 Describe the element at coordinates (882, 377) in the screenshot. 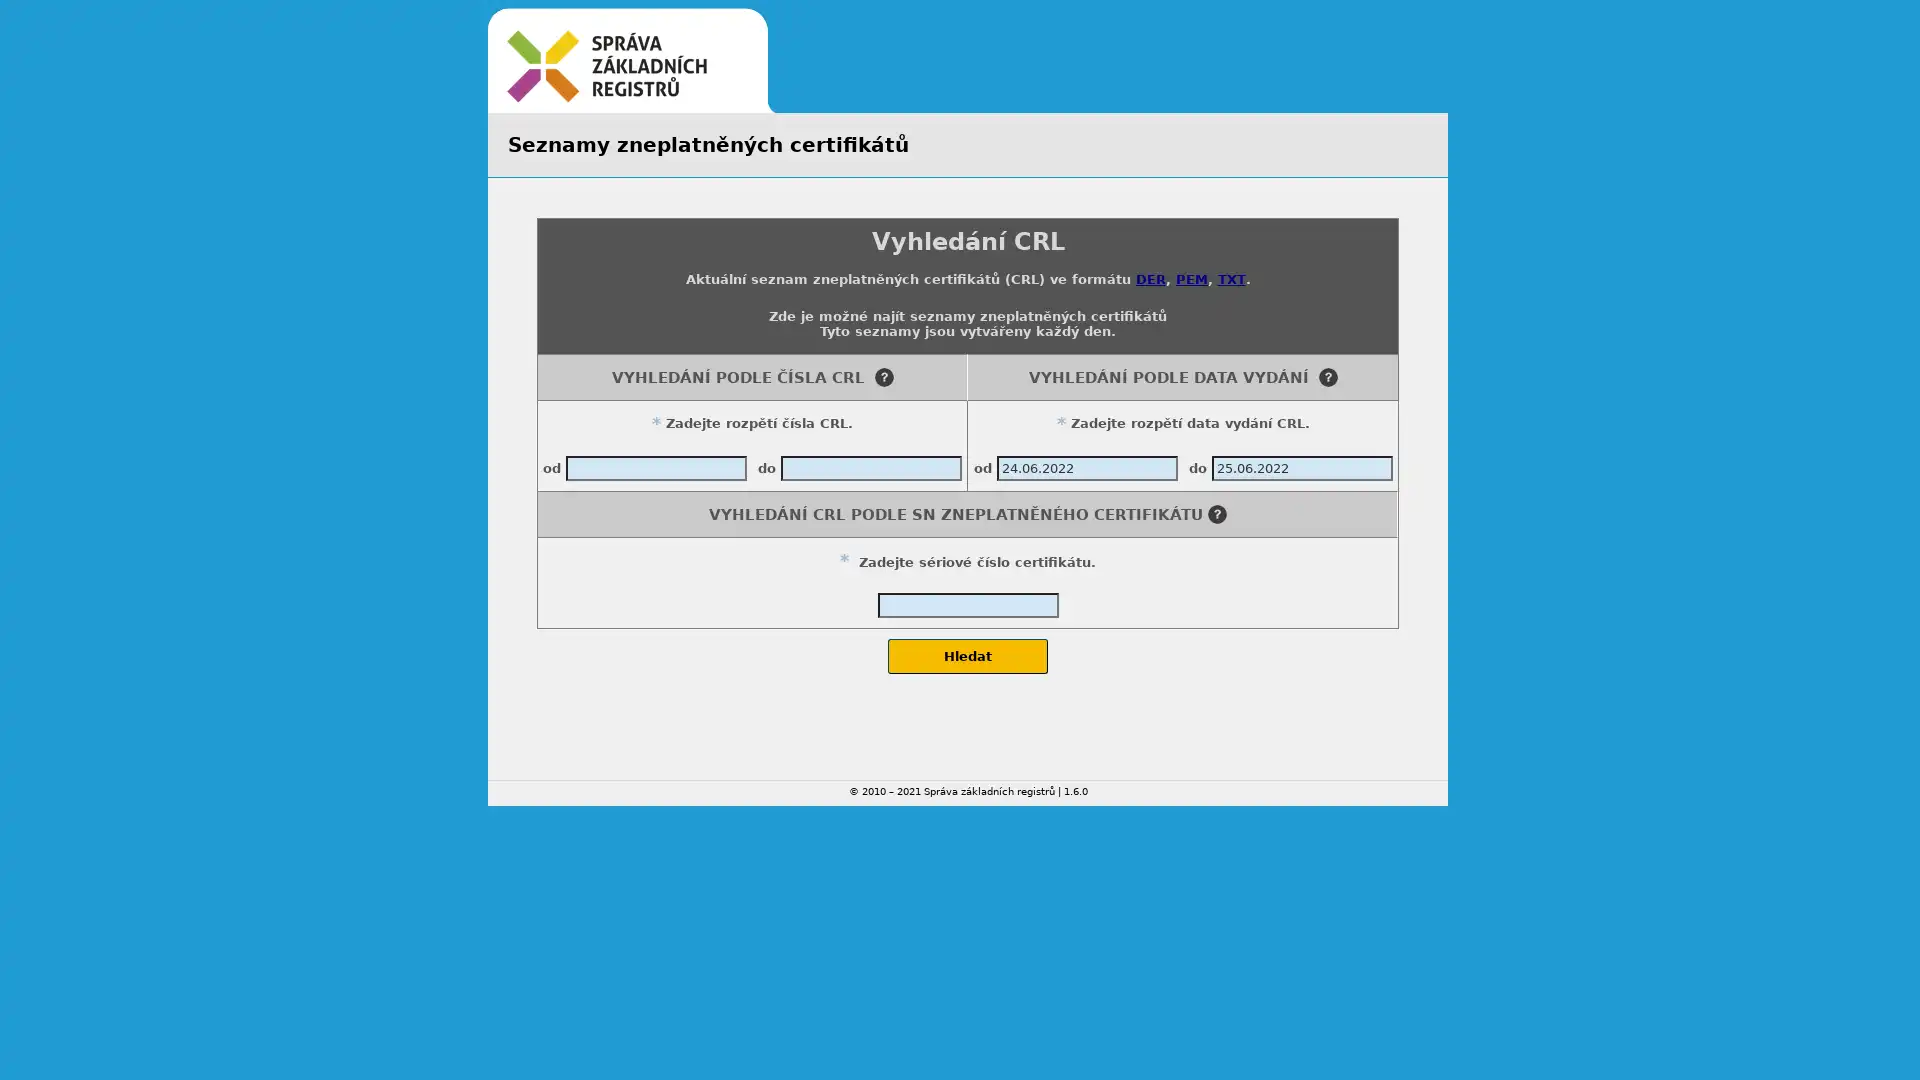

I see `Napoveda` at that location.